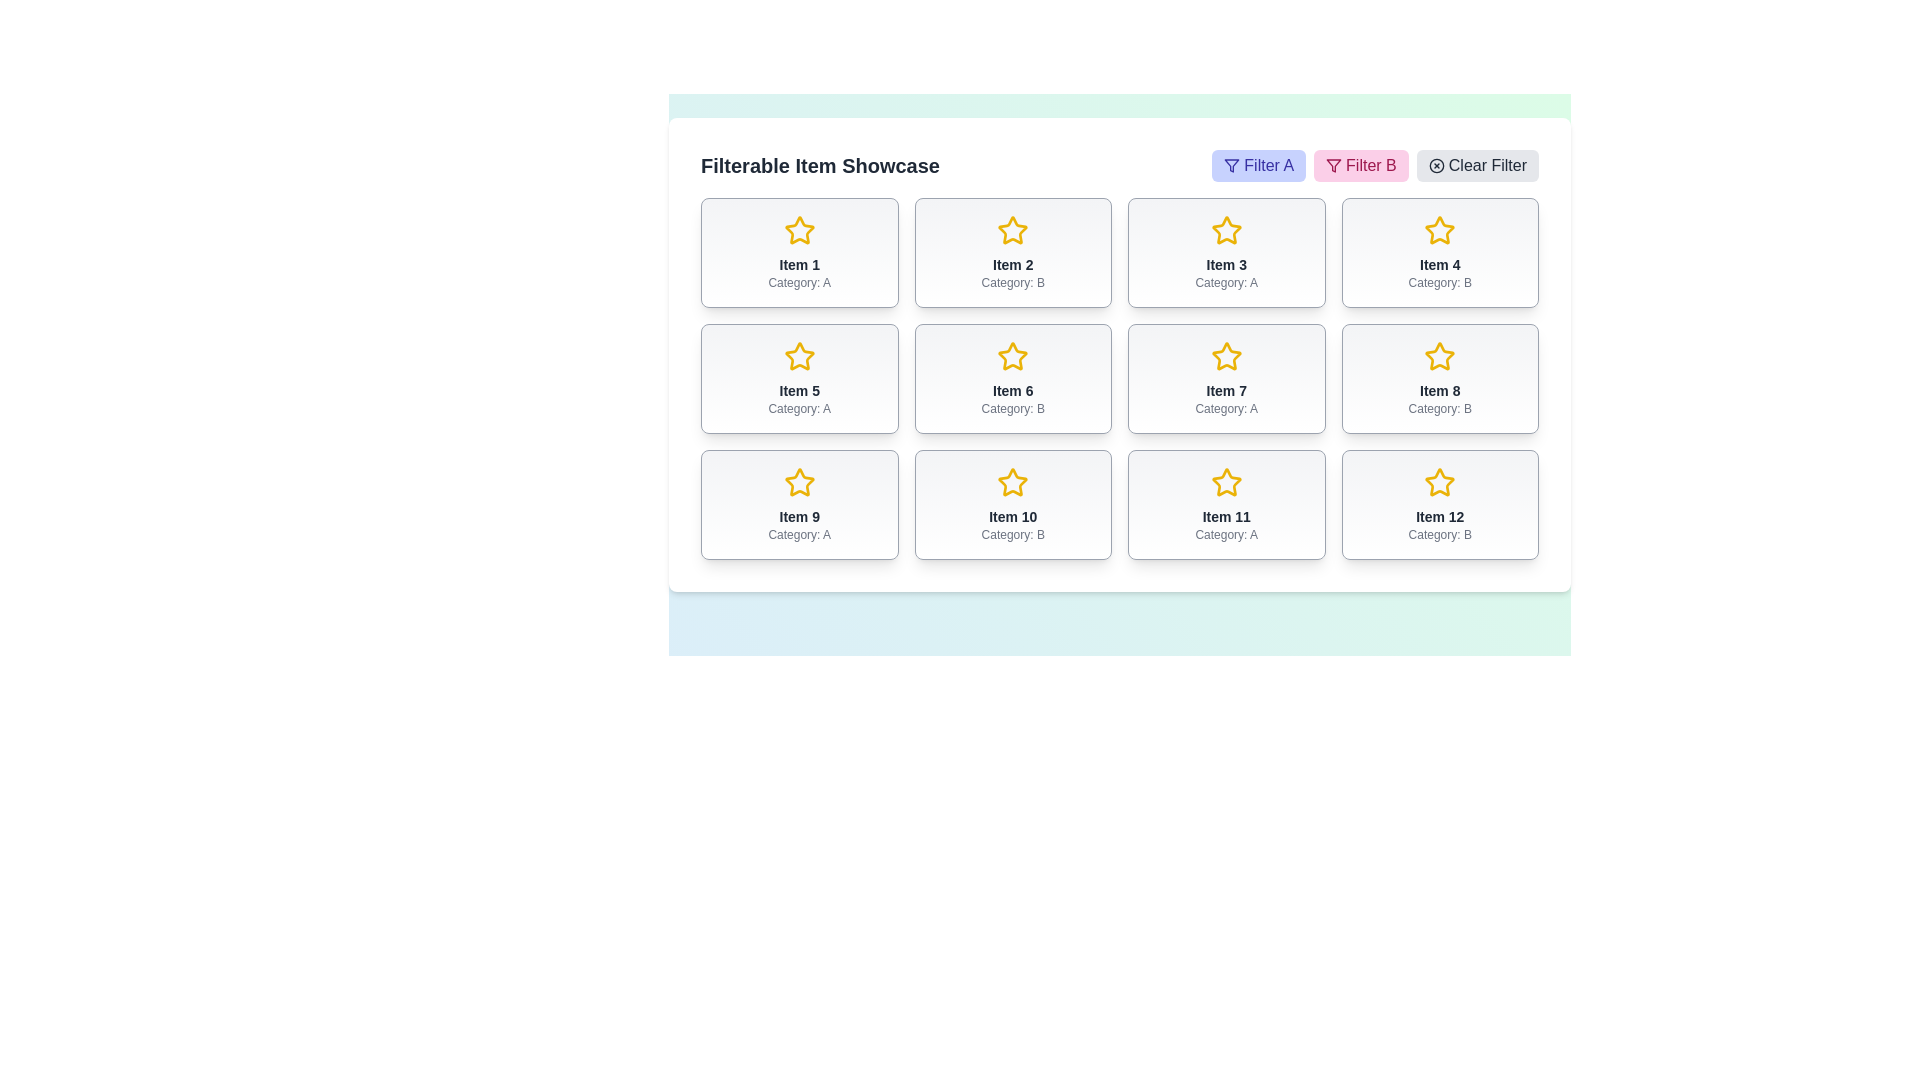  Describe the element at coordinates (1440, 482) in the screenshot. I see `the star icon in the third row and fourth column of the grid, representing a selection or rating mechanism, to interact with it` at that location.